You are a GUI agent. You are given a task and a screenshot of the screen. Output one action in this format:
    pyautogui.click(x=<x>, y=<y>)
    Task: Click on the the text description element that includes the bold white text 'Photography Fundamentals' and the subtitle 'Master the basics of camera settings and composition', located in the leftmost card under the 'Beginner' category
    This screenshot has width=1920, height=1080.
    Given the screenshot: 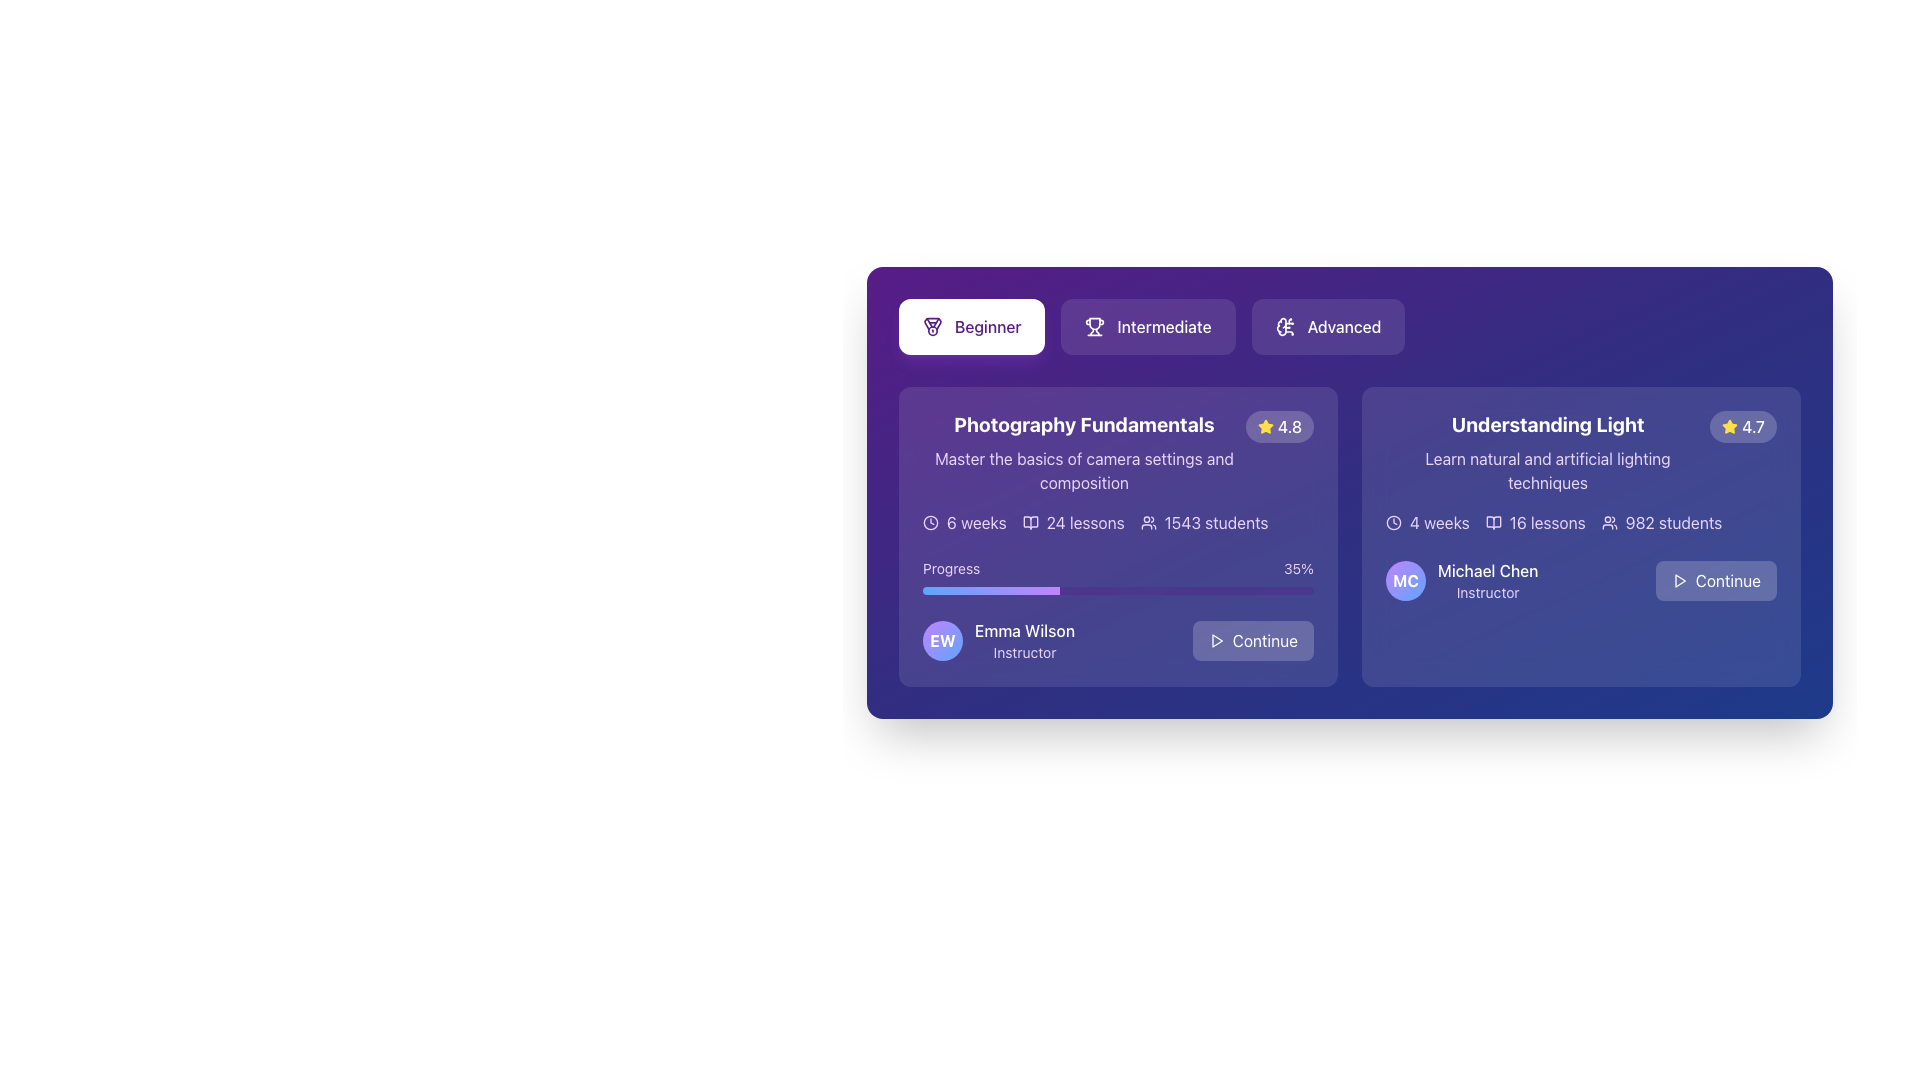 What is the action you would take?
    pyautogui.click(x=1083, y=452)
    